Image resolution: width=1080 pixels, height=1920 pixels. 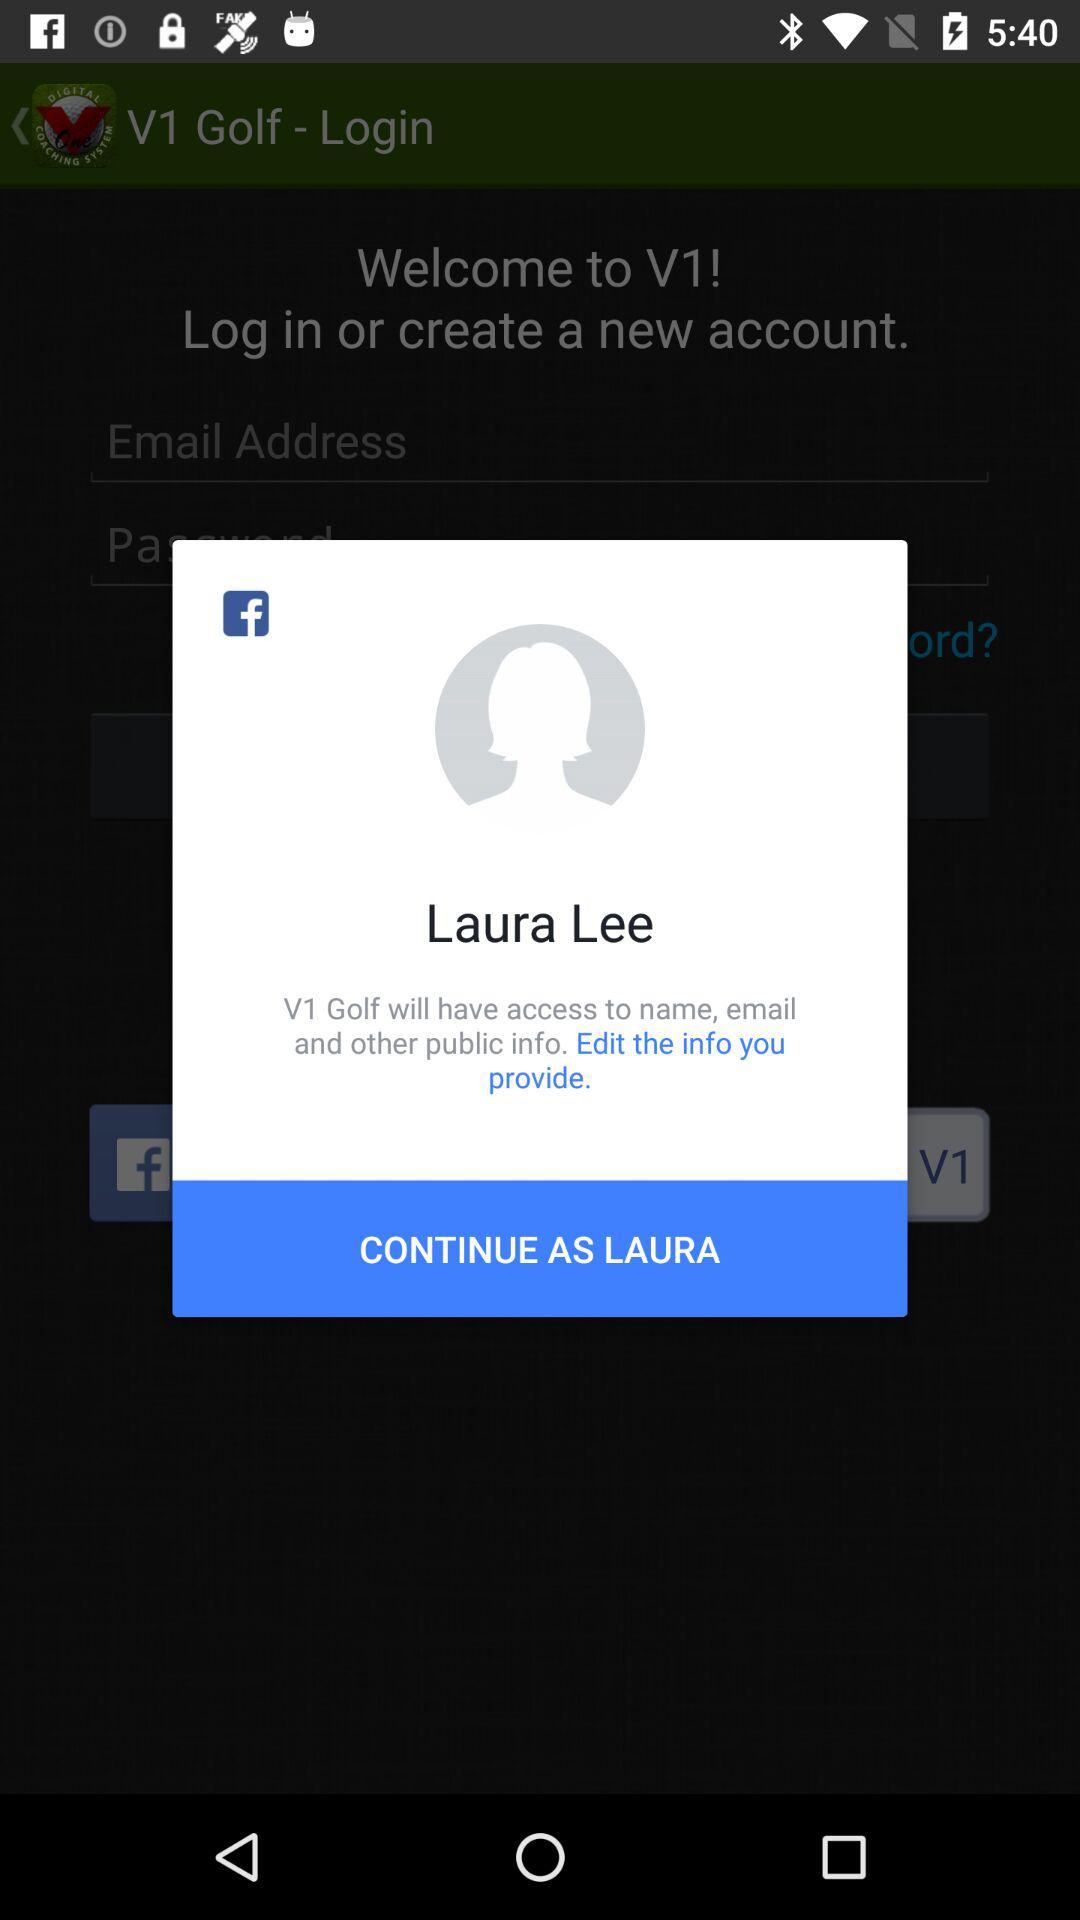 I want to click on the continue as laura icon, so click(x=540, y=1247).